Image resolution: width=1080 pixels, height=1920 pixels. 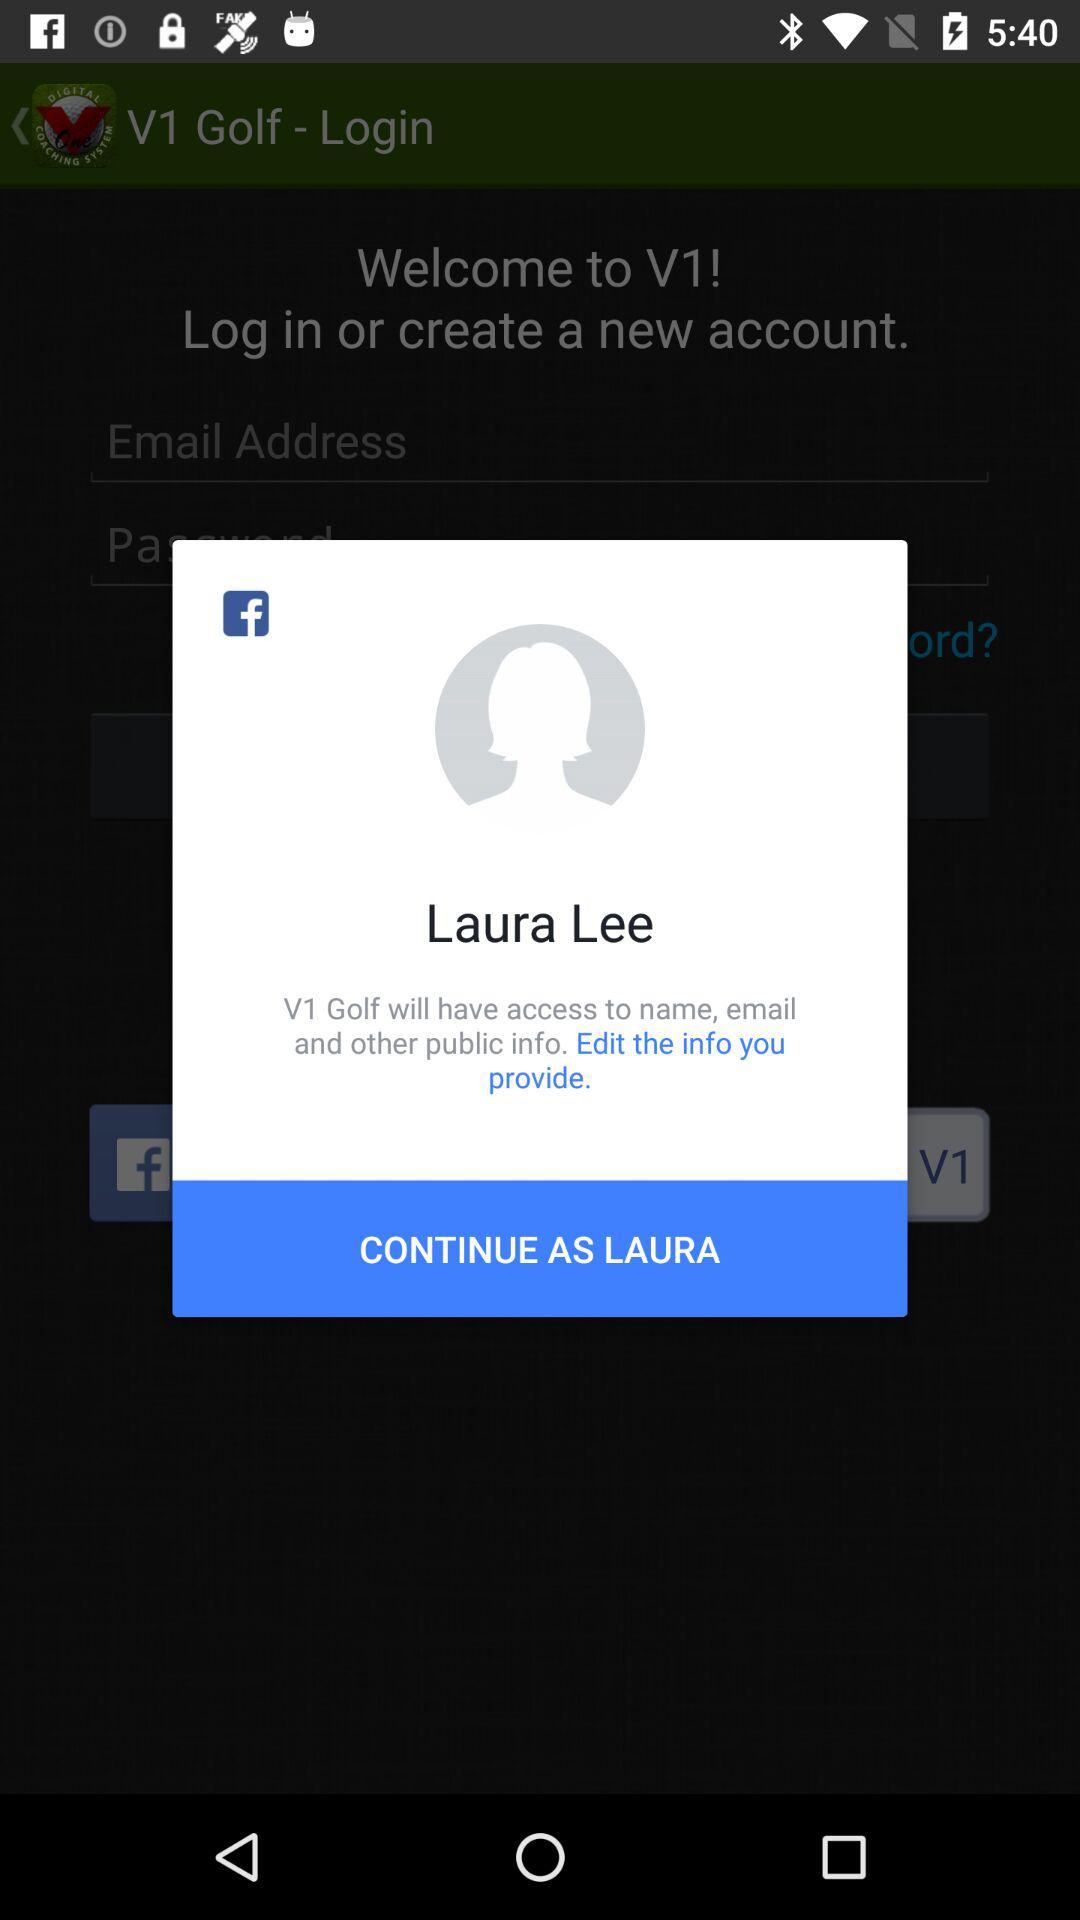 I want to click on the continue as laura icon, so click(x=540, y=1247).